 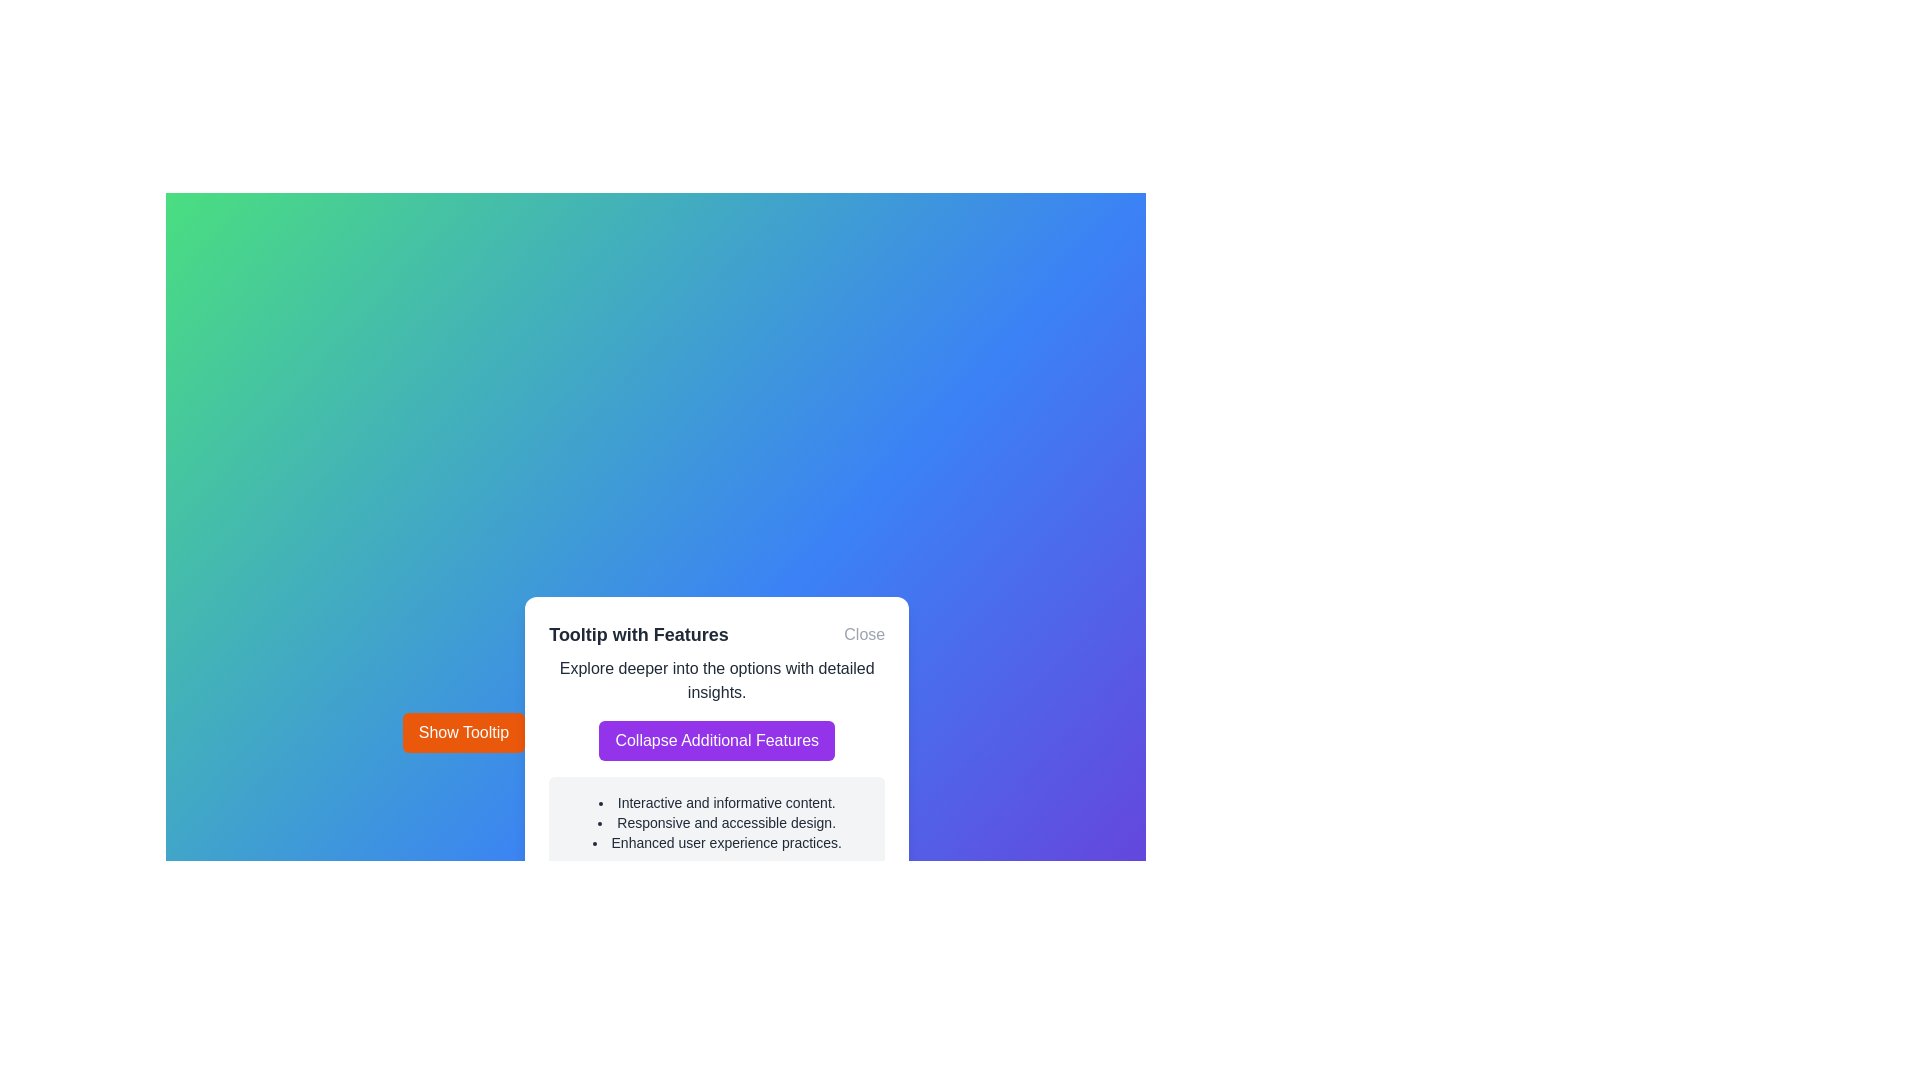 I want to click on the second bullet point in the tooltip box that reads 'Responsive and accessible design.', so click(x=717, y=822).